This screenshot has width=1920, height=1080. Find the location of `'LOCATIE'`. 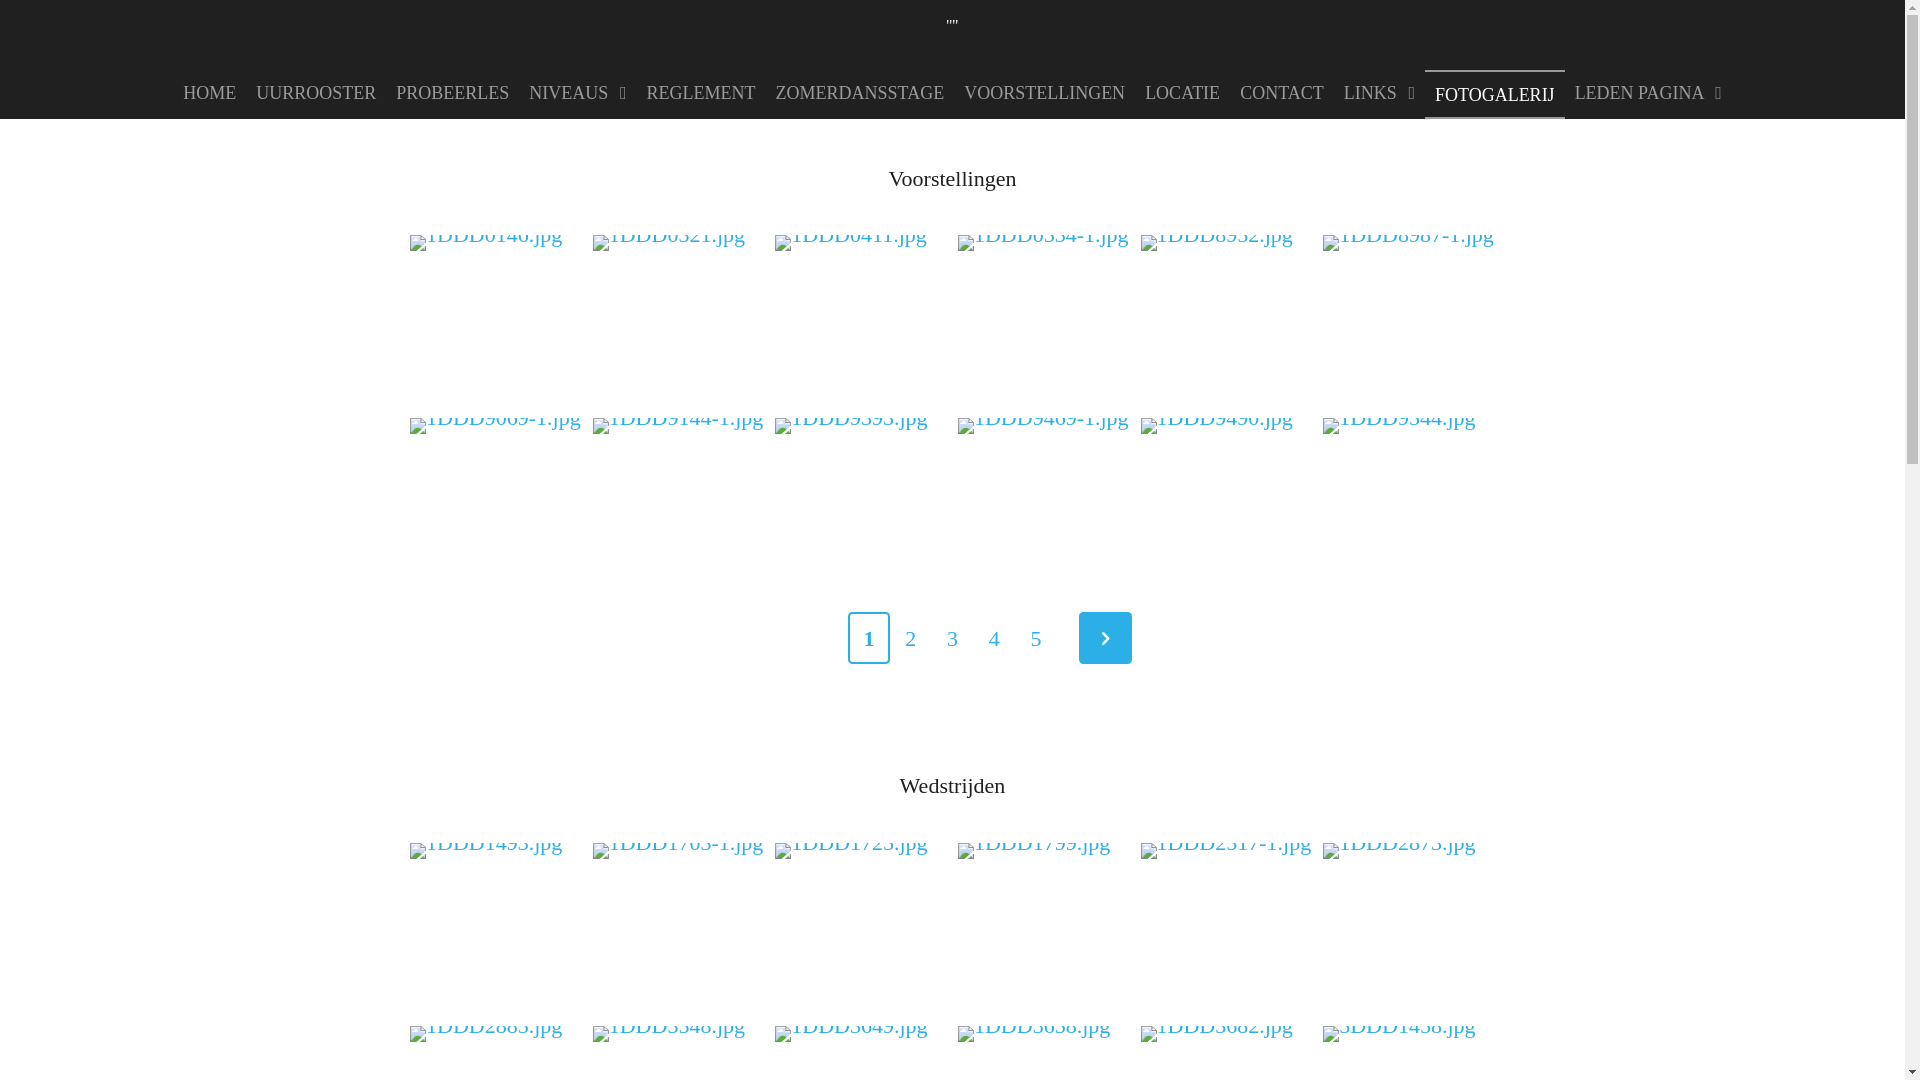

'LOCATIE' is located at coordinates (1182, 92).